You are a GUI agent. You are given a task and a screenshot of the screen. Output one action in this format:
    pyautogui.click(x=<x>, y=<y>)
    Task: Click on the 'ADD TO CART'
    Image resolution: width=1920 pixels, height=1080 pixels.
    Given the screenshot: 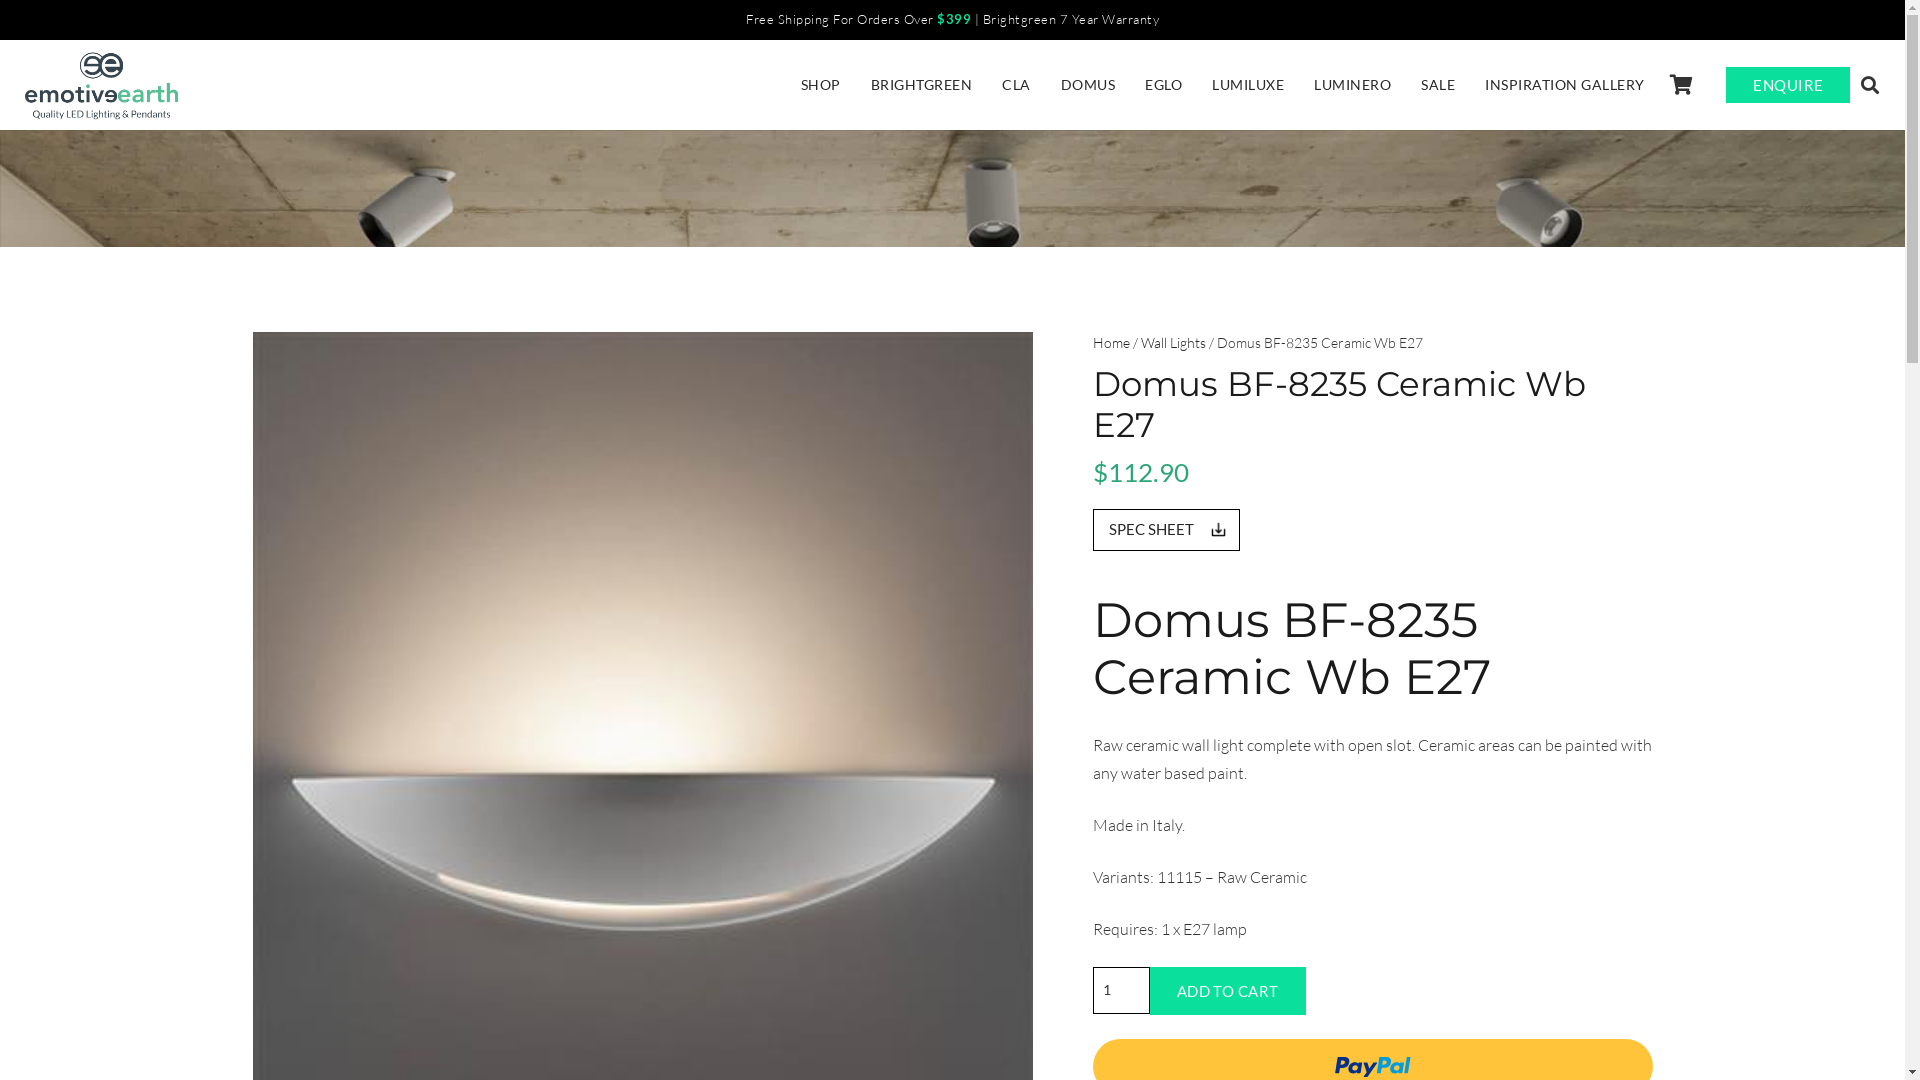 What is the action you would take?
    pyautogui.click(x=1227, y=991)
    